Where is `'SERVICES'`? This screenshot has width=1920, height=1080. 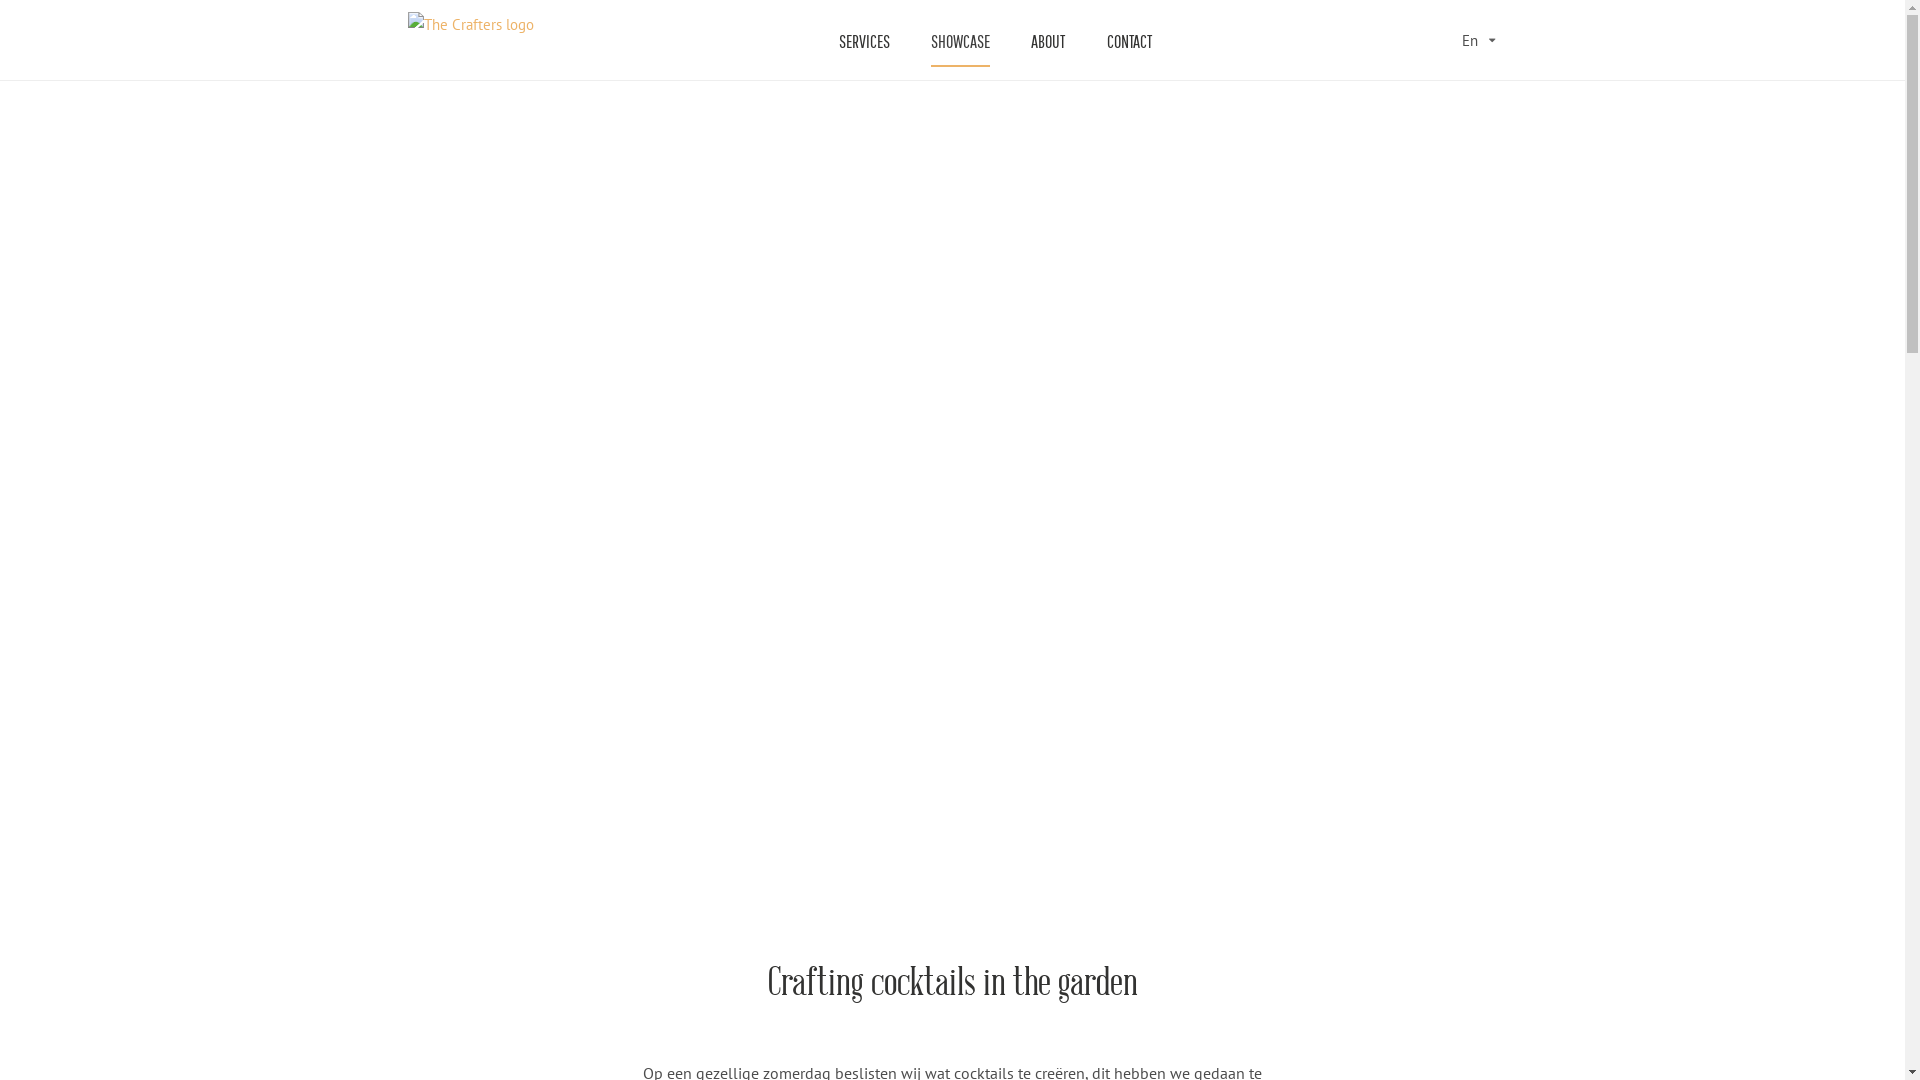
'SERVICES' is located at coordinates (817, 41).